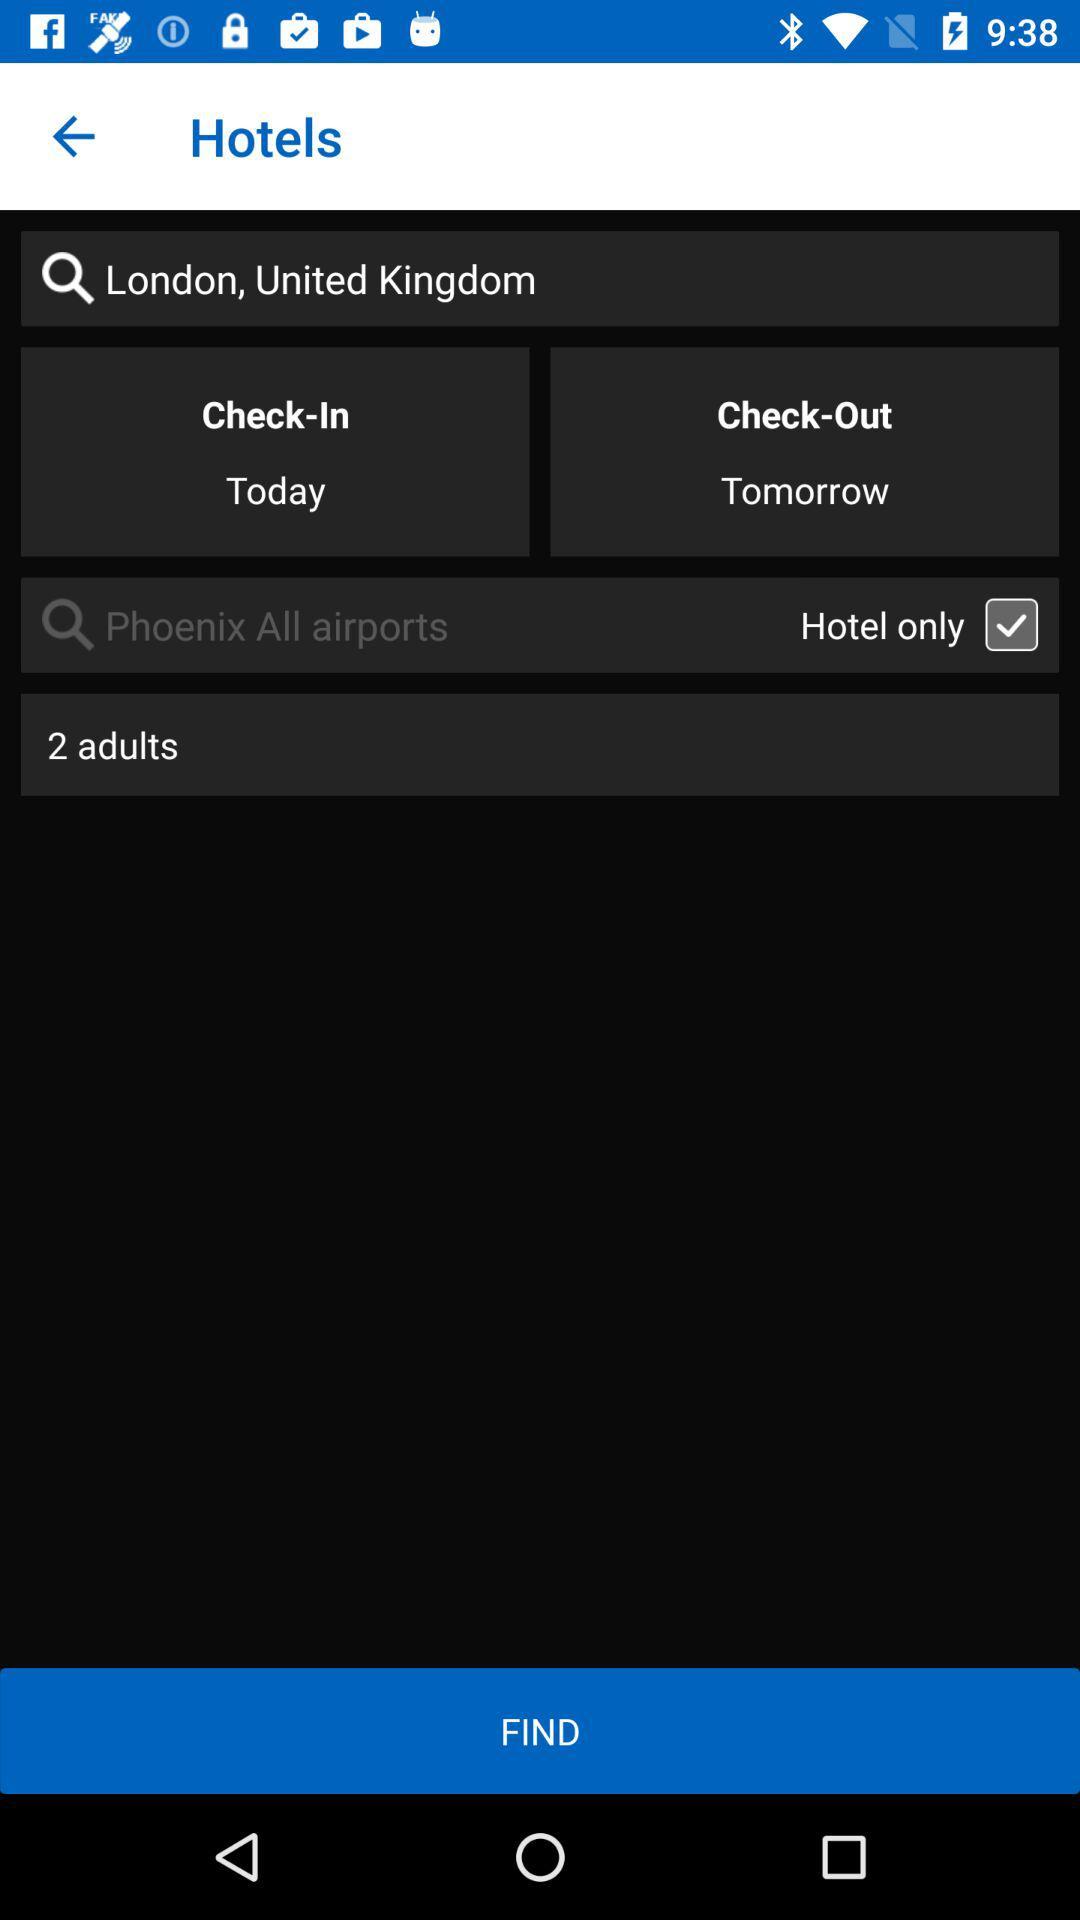  Describe the element at coordinates (409, 624) in the screenshot. I see `the item above 2 adults icon` at that location.